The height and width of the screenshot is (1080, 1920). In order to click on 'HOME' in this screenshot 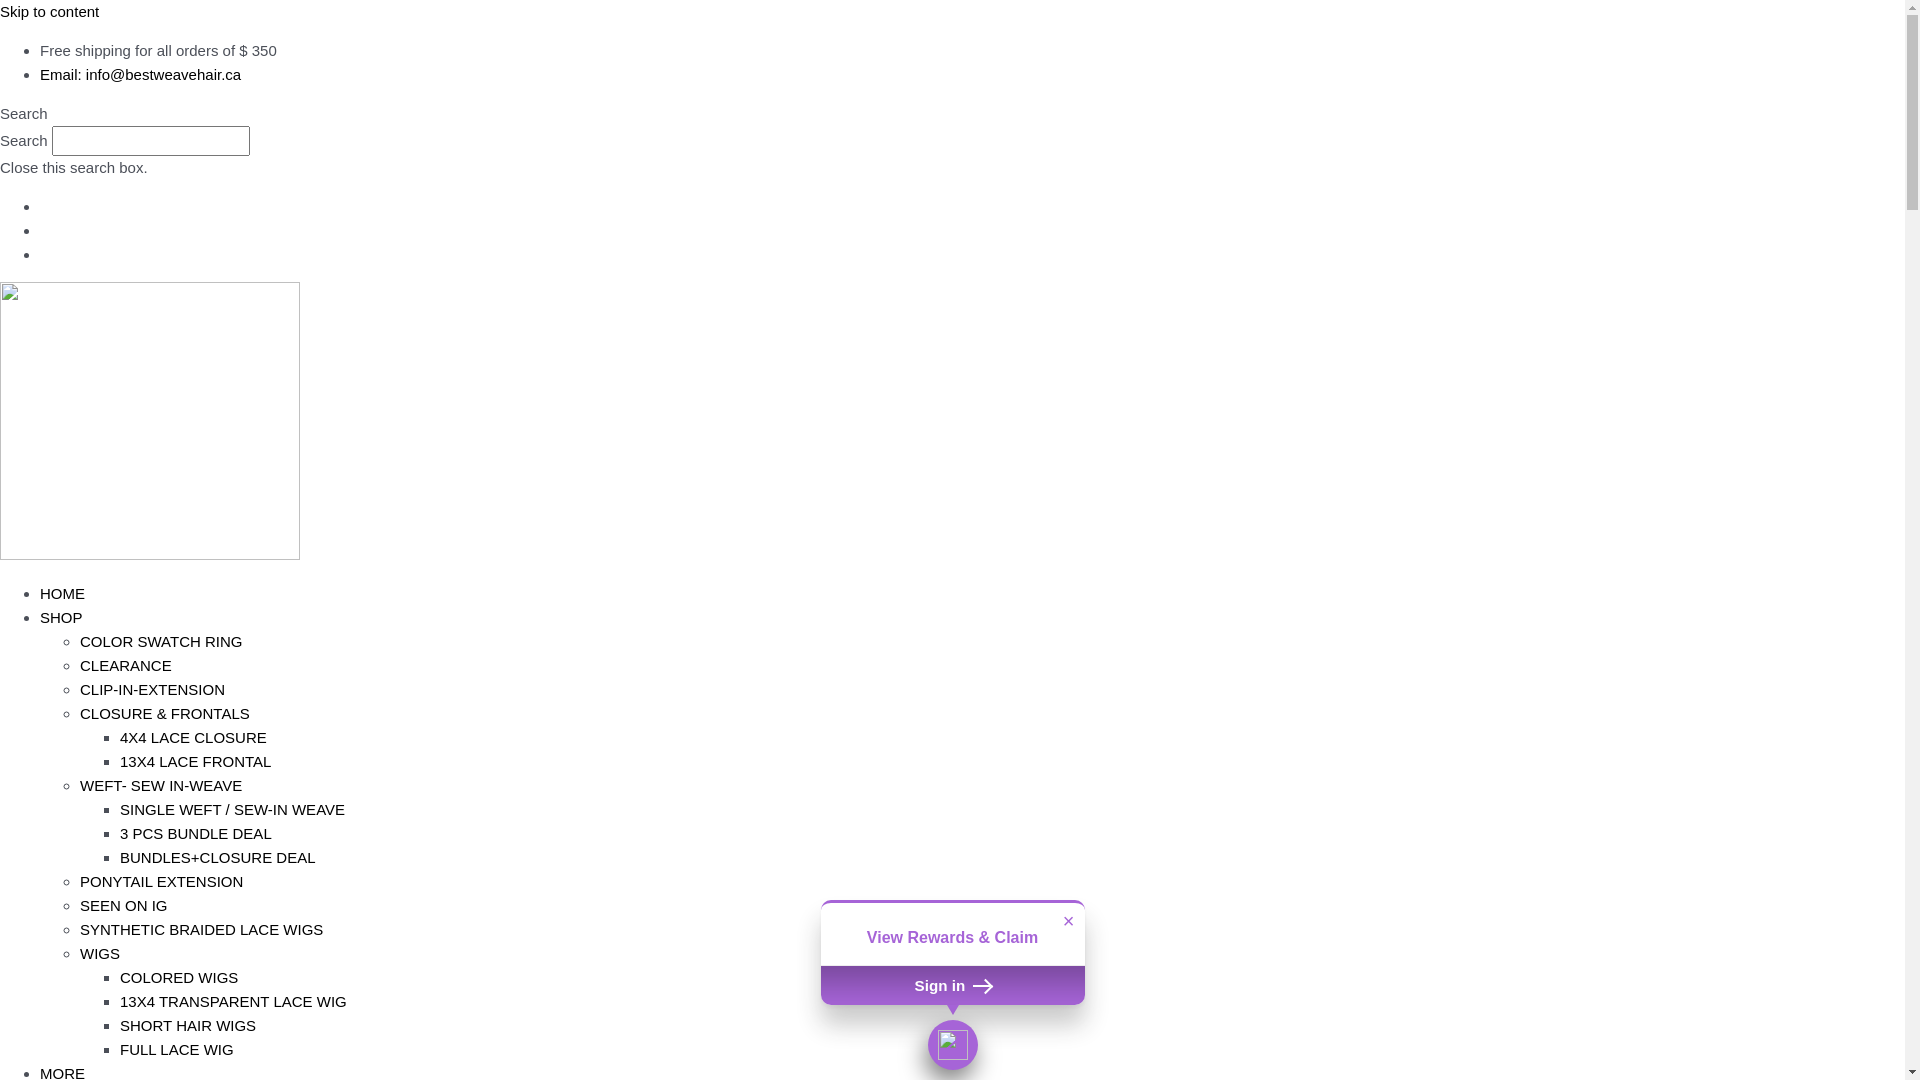, I will do `click(62, 592)`.